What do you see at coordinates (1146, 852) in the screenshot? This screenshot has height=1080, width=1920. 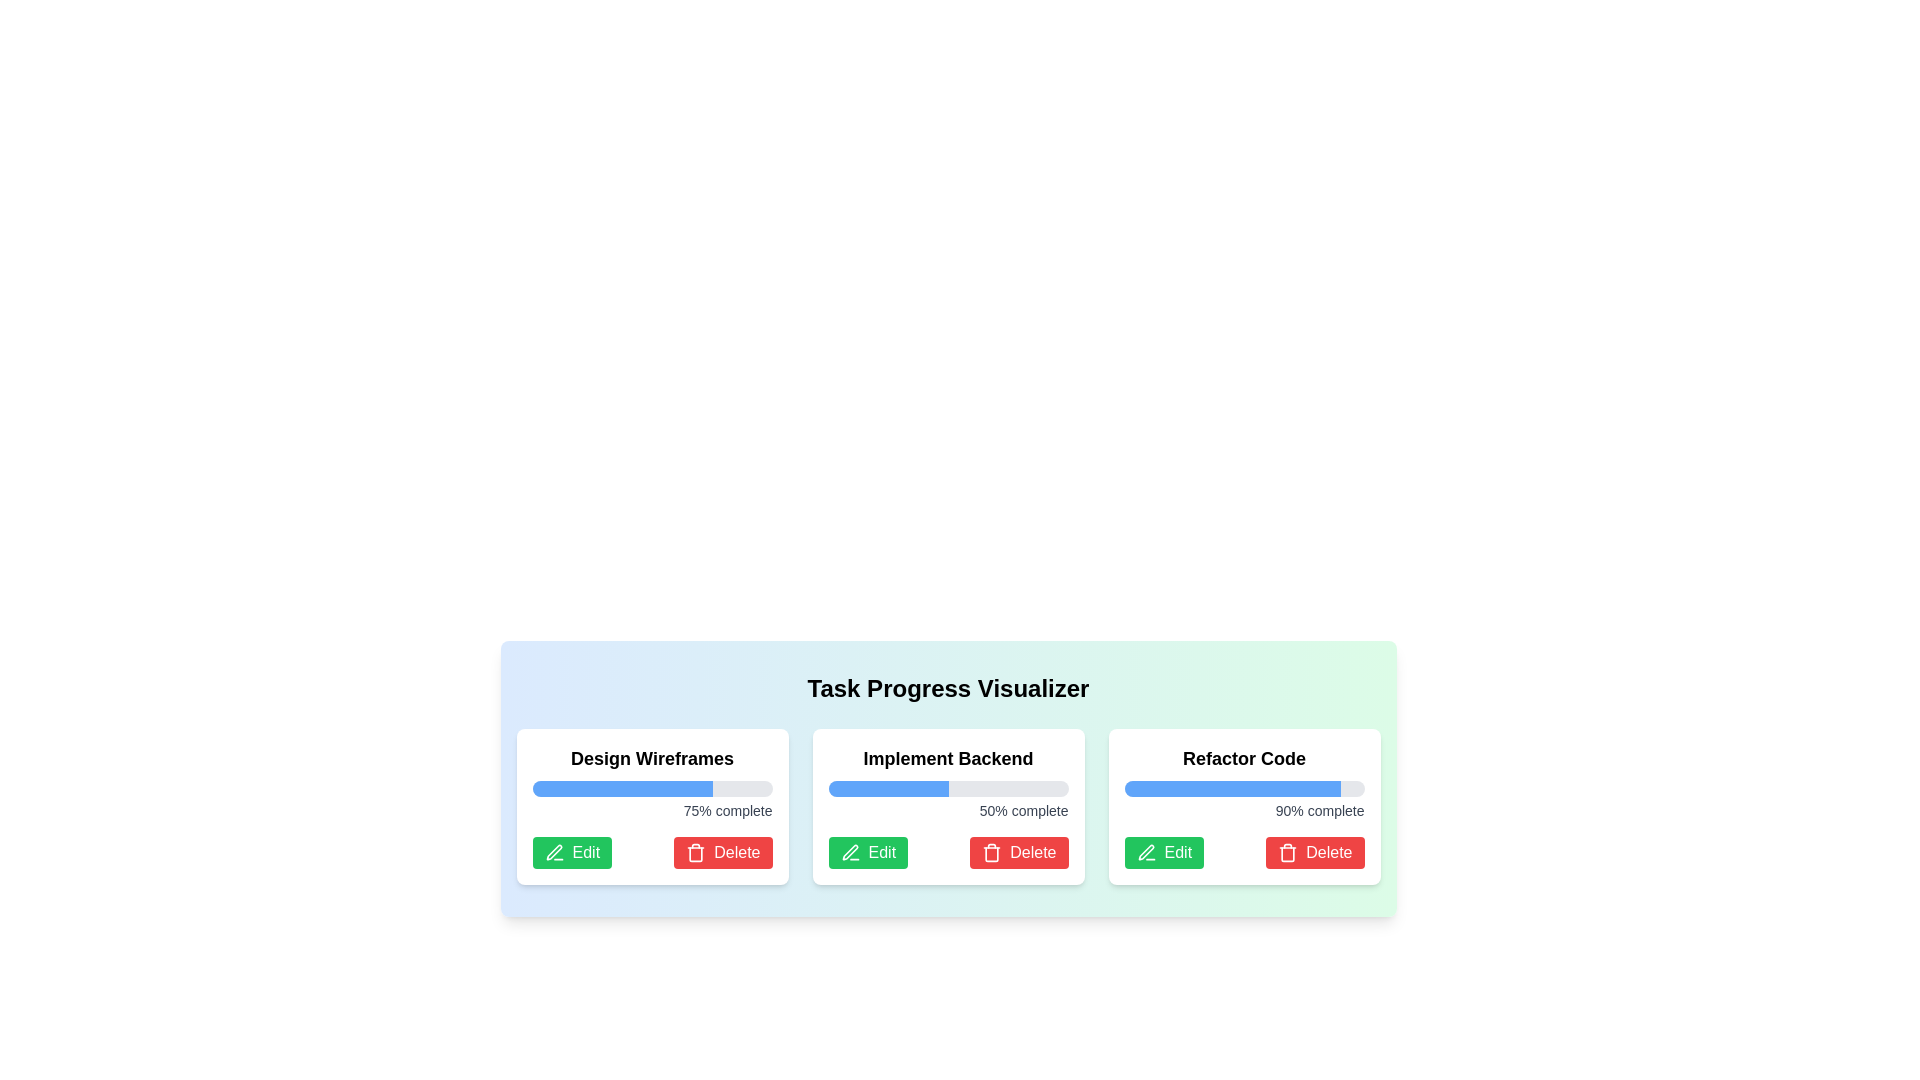 I see `the pen icon within the 'Edit' button located below the task titled 'Refactor Code'` at bounding box center [1146, 852].